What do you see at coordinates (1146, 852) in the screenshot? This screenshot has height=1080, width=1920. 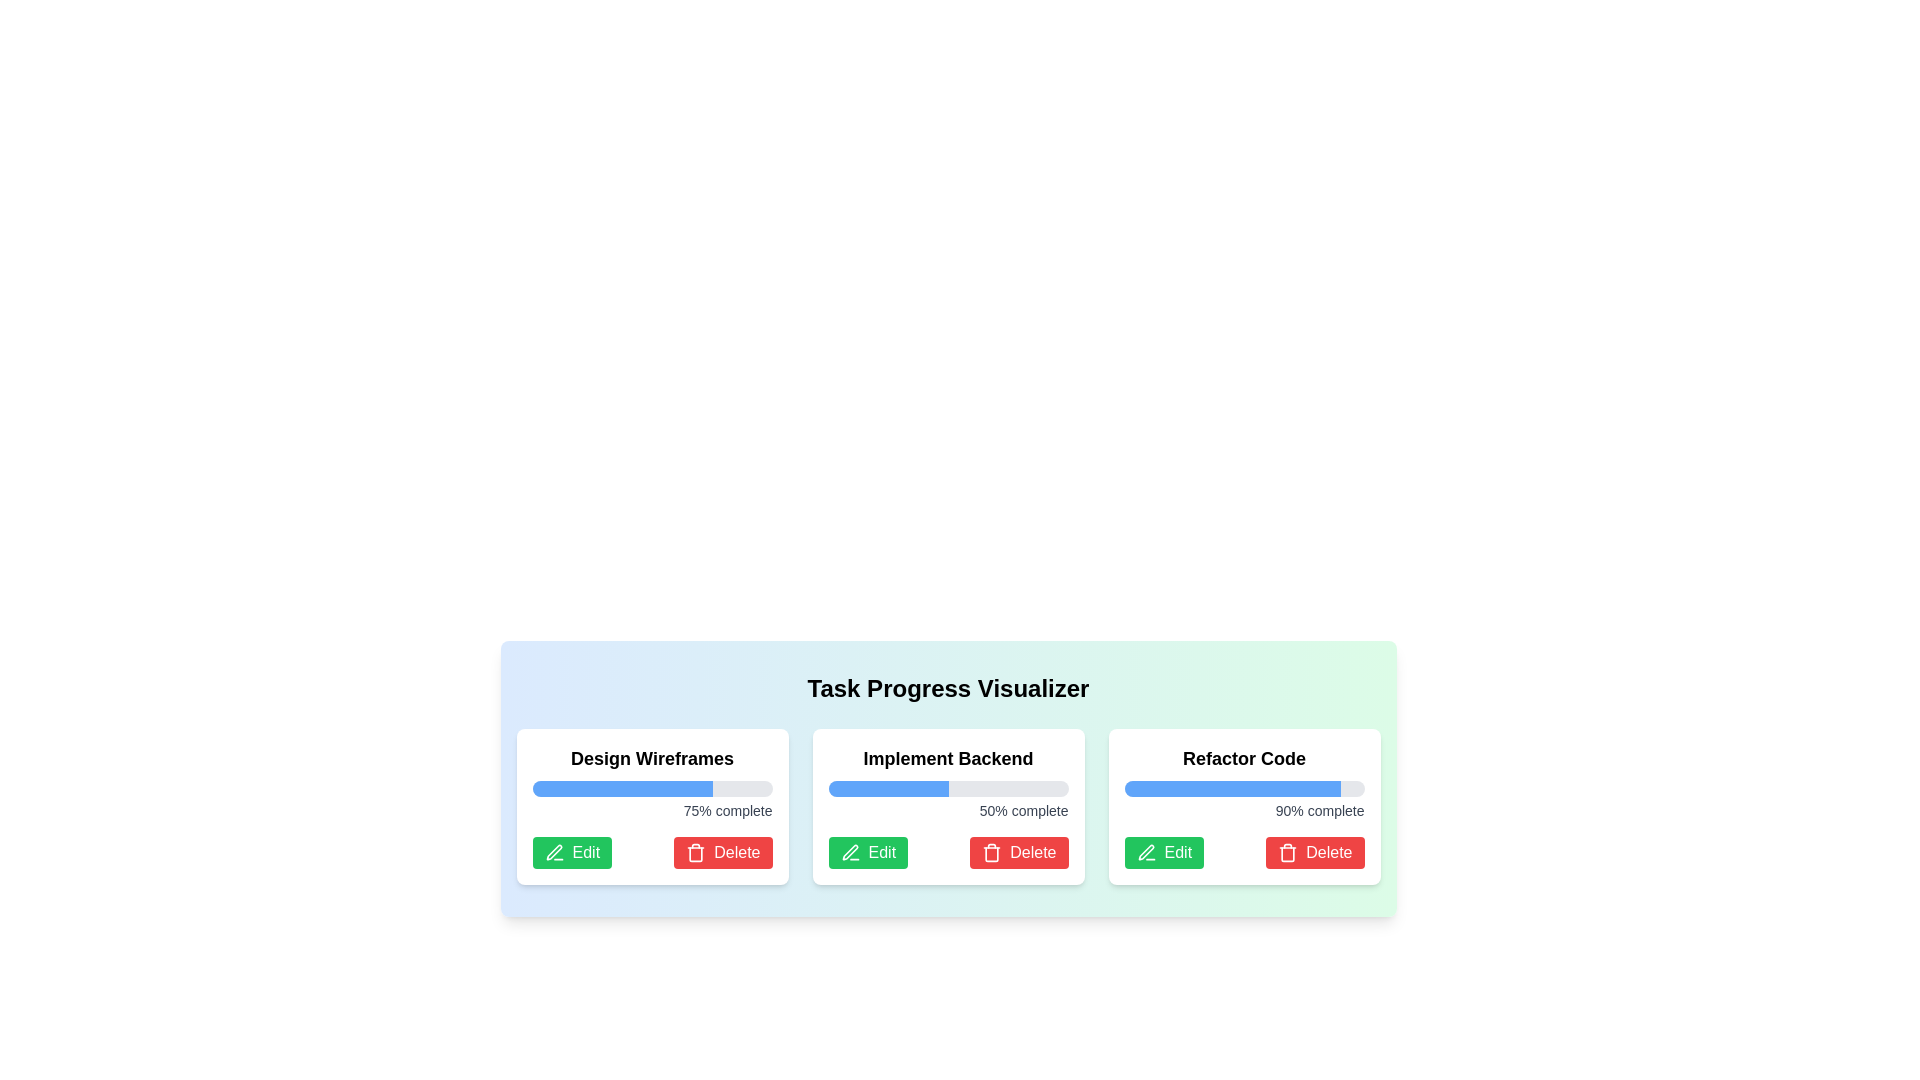 I see `the pen icon within the 'Edit' button located below the task titled 'Refactor Code'` at bounding box center [1146, 852].